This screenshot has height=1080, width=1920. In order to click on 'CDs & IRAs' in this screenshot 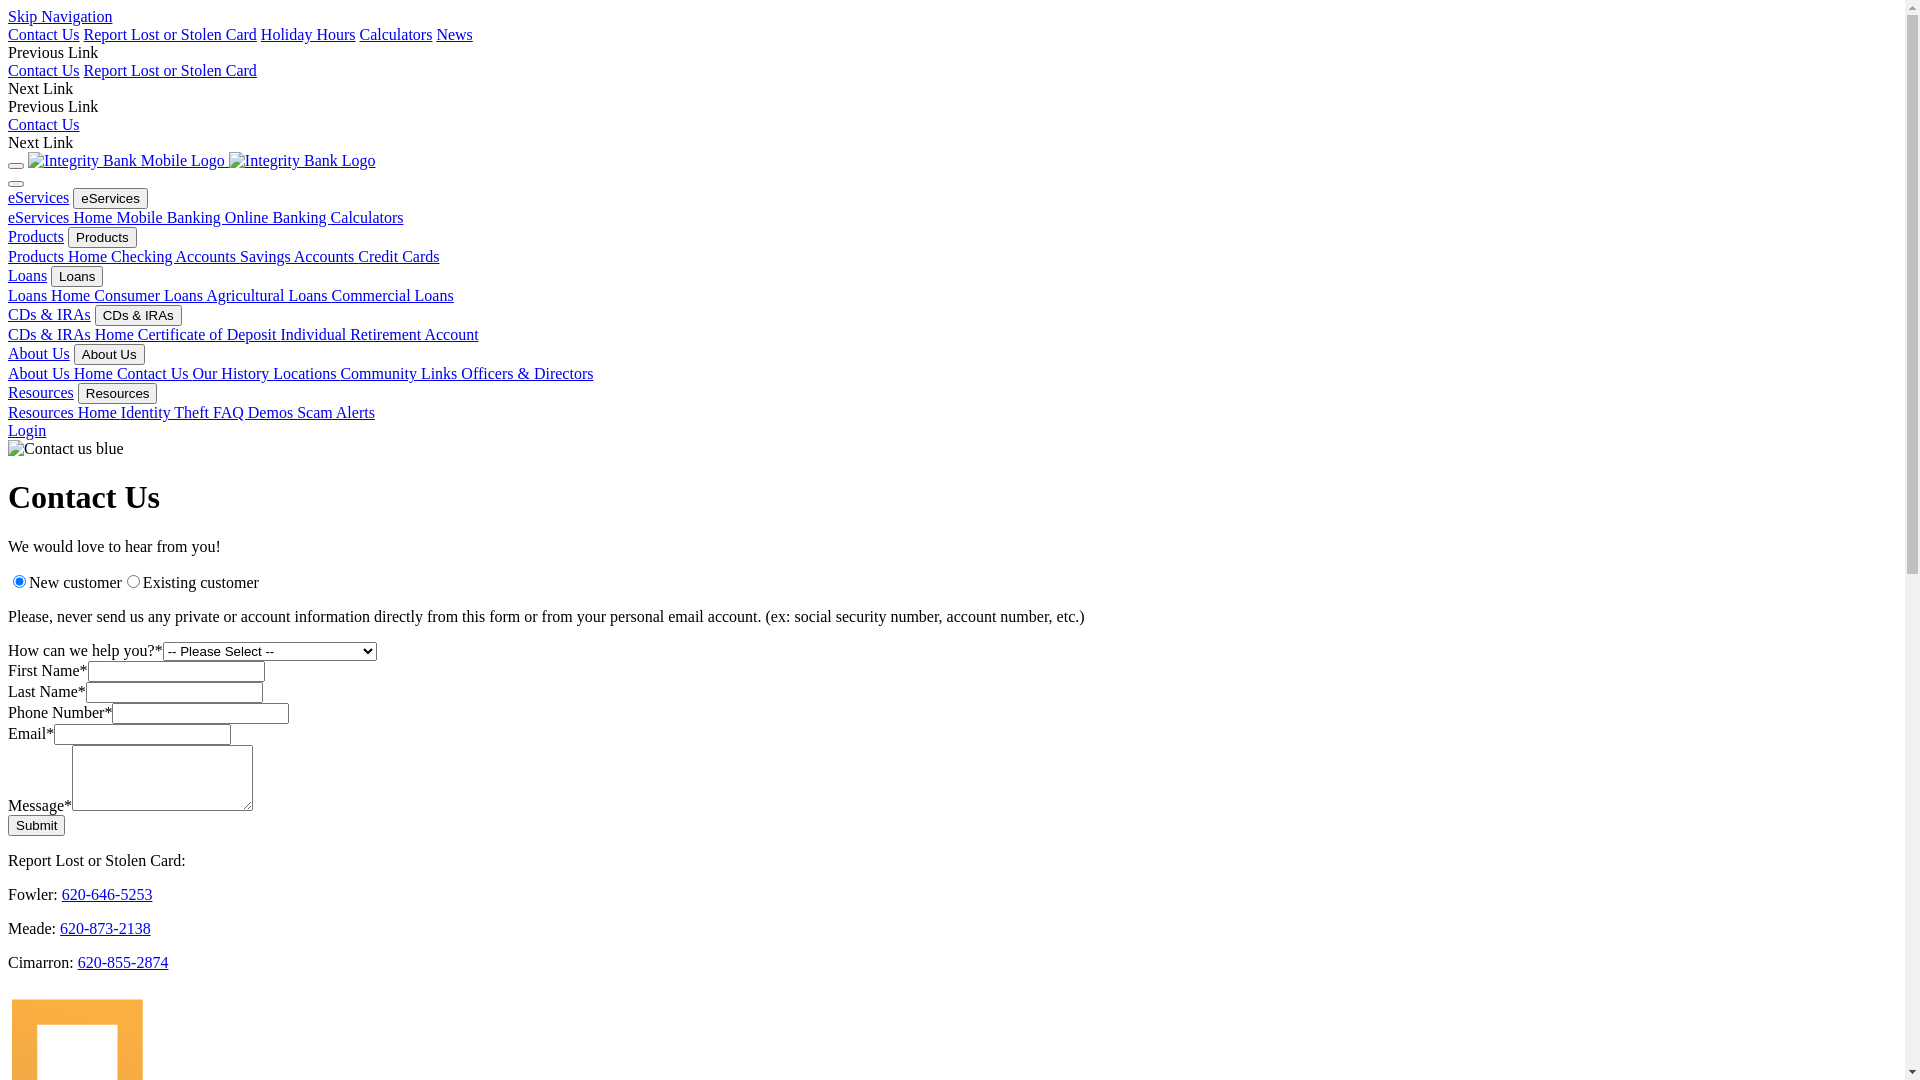, I will do `click(49, 314)`.